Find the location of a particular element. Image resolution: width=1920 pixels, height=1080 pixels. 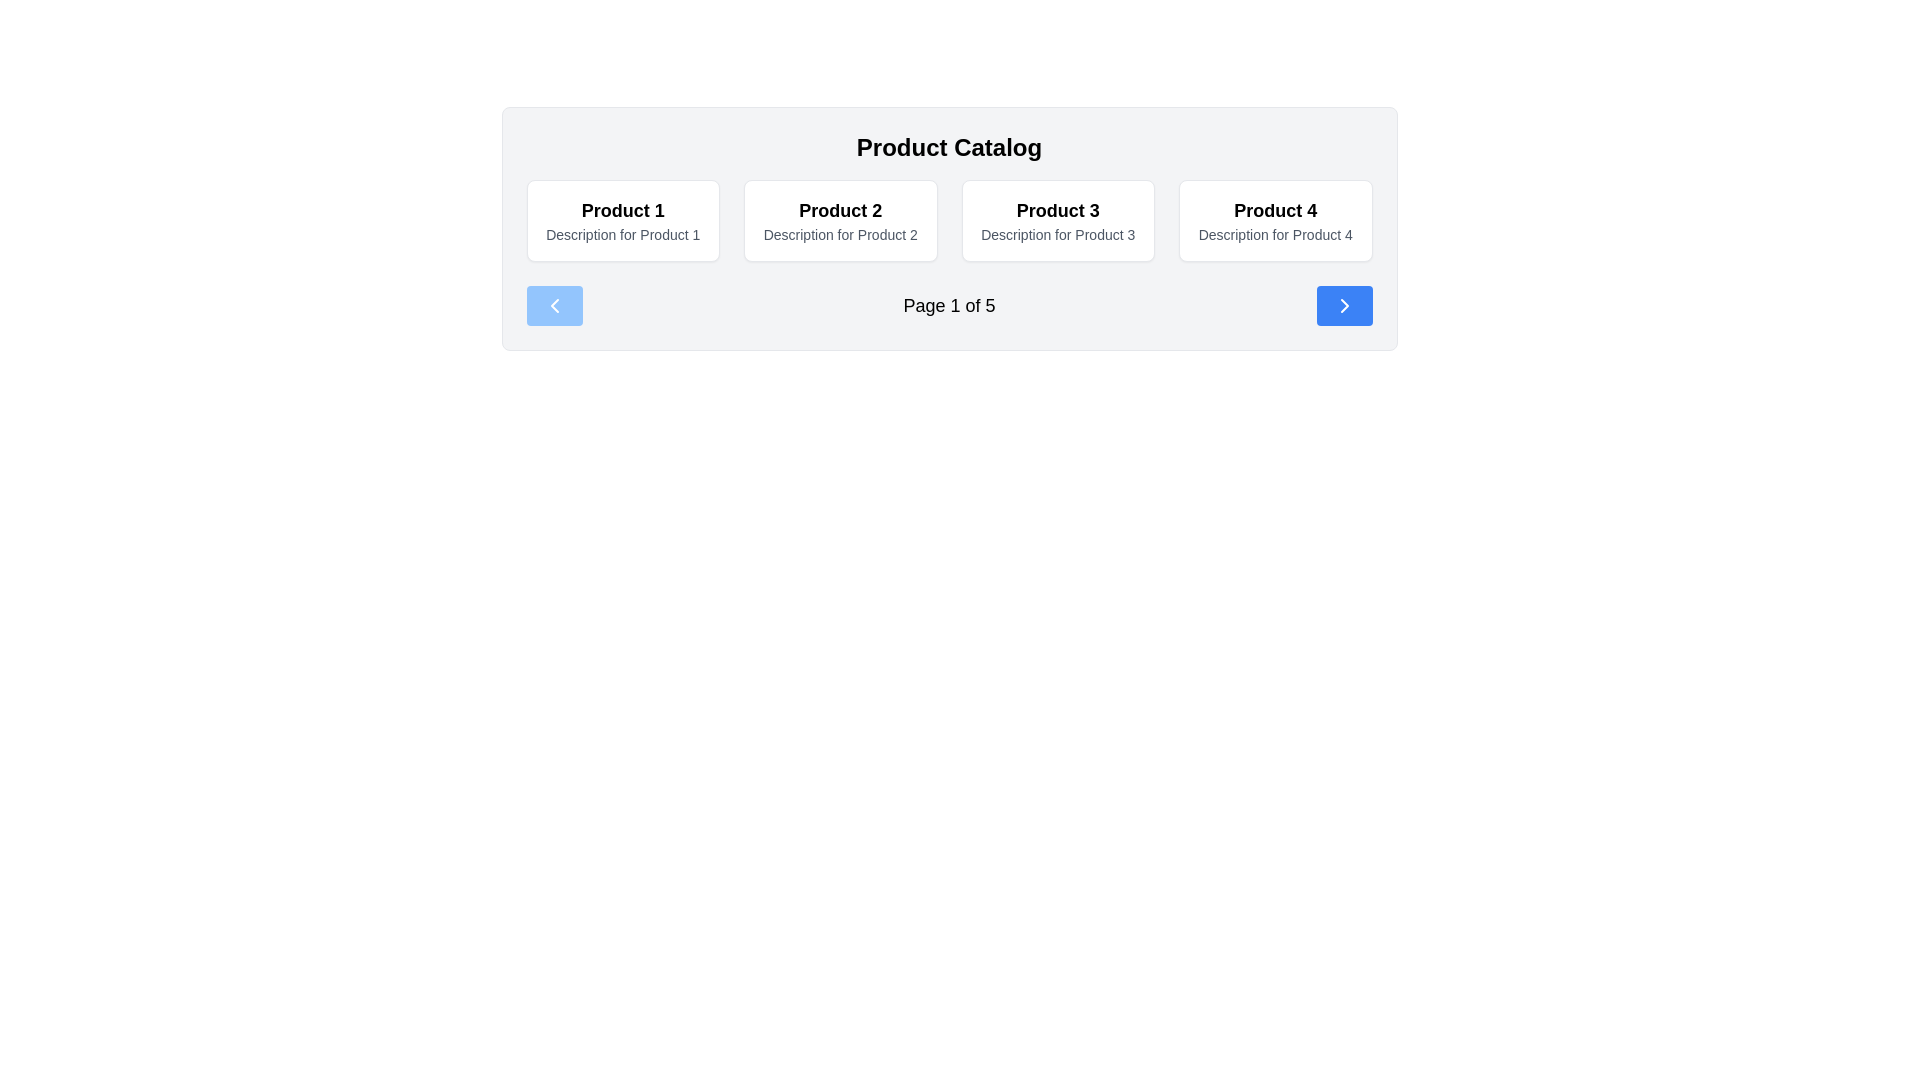

the product cards within the 'Product Catalog' section is located at coordinates (948, 227).